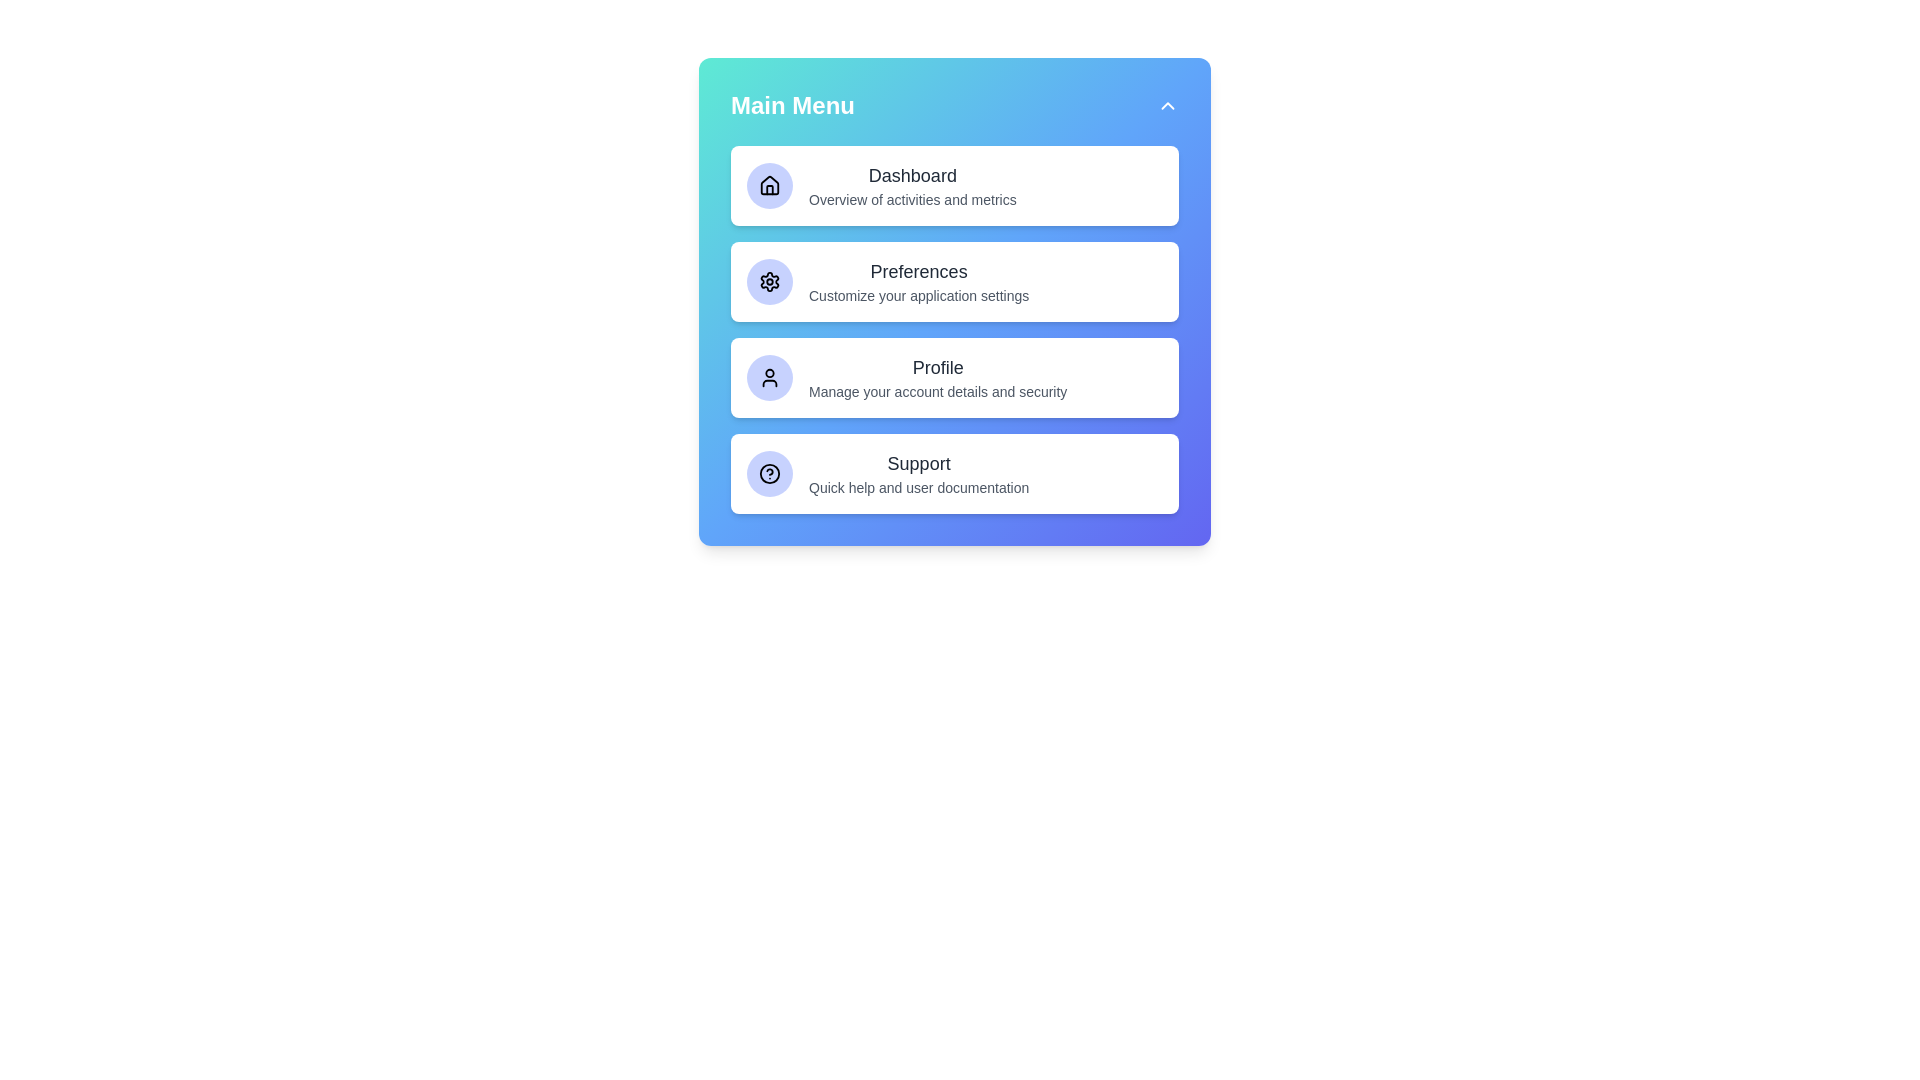 The width and height of the screenshot is (1920, 1080). What do you see at coordinates (954, 378) in the screenshot?
I see `the menu option Profile` at bounding box center [954, 378].